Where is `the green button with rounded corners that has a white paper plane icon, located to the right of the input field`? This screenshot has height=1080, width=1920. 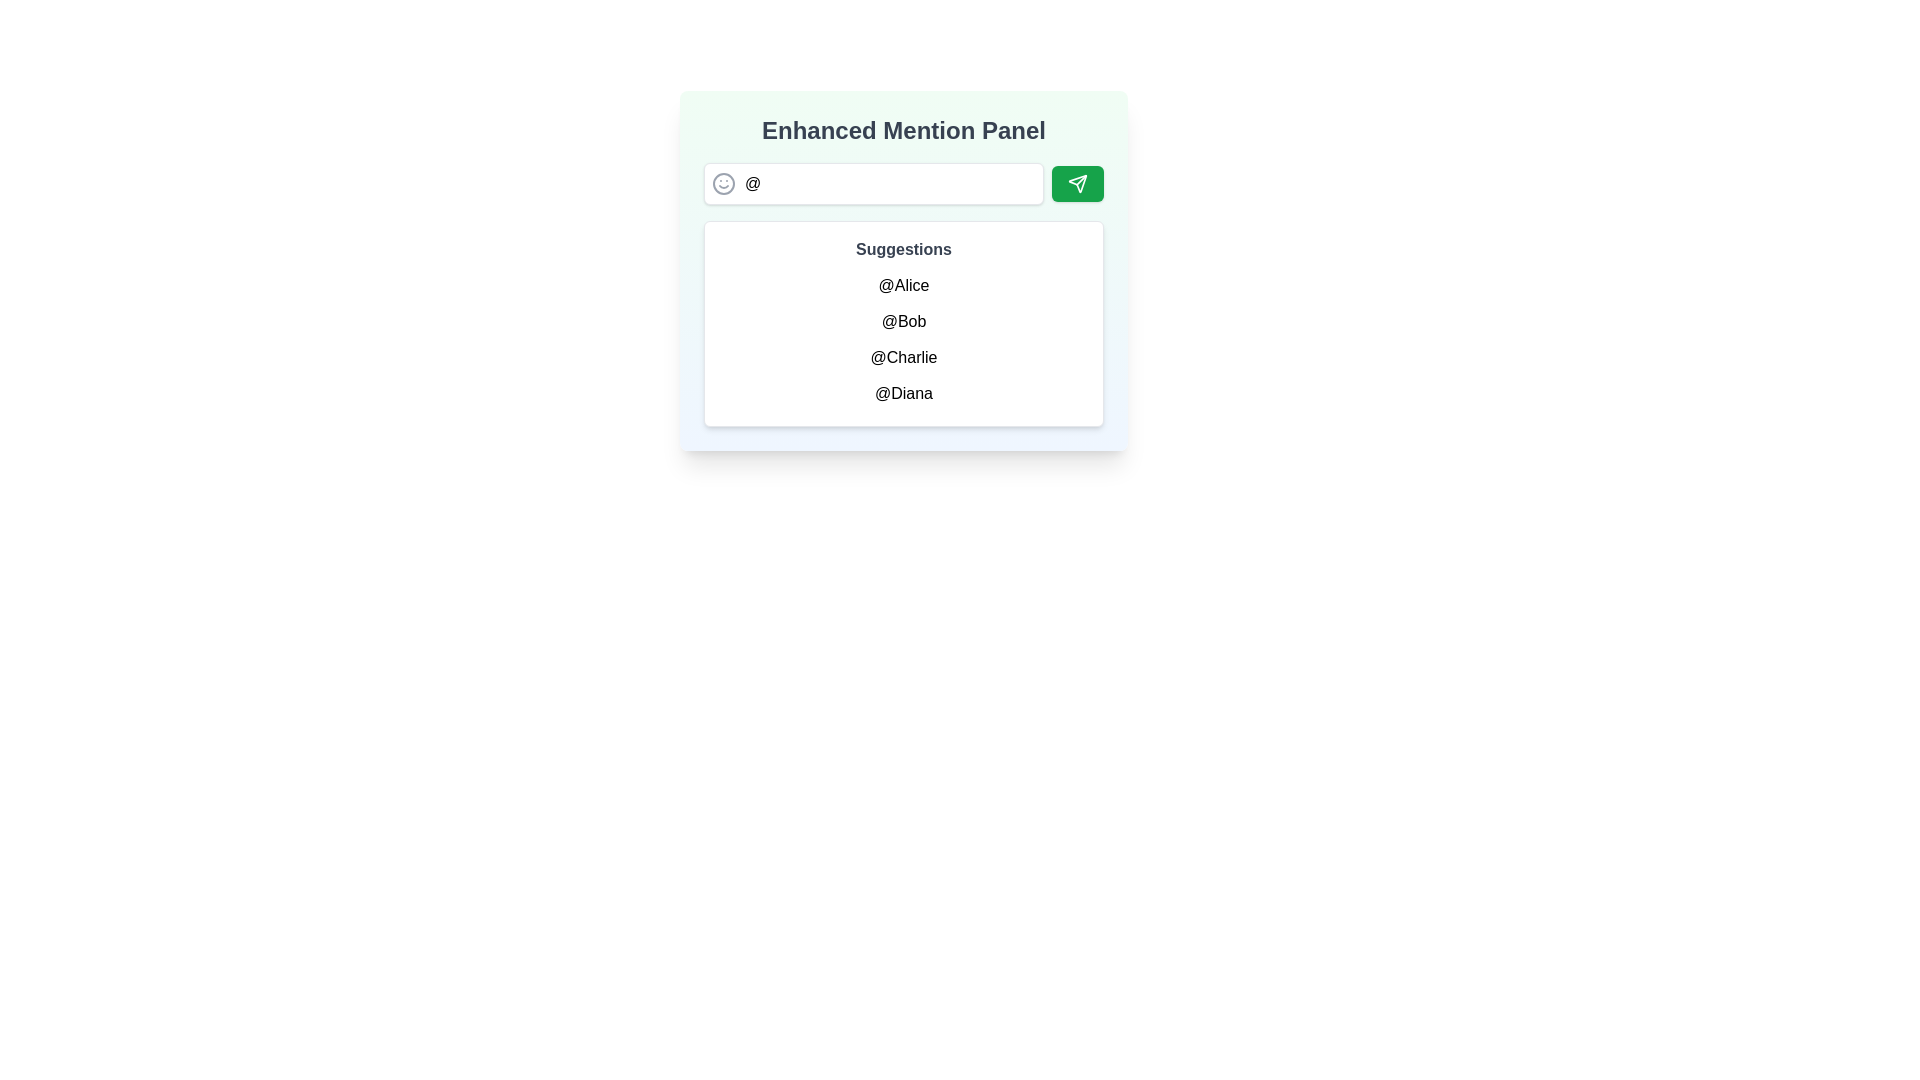 the green button with rounded corners that has a white paper plane icon, located to the right of the input field is located at coordinates (1077, 184).